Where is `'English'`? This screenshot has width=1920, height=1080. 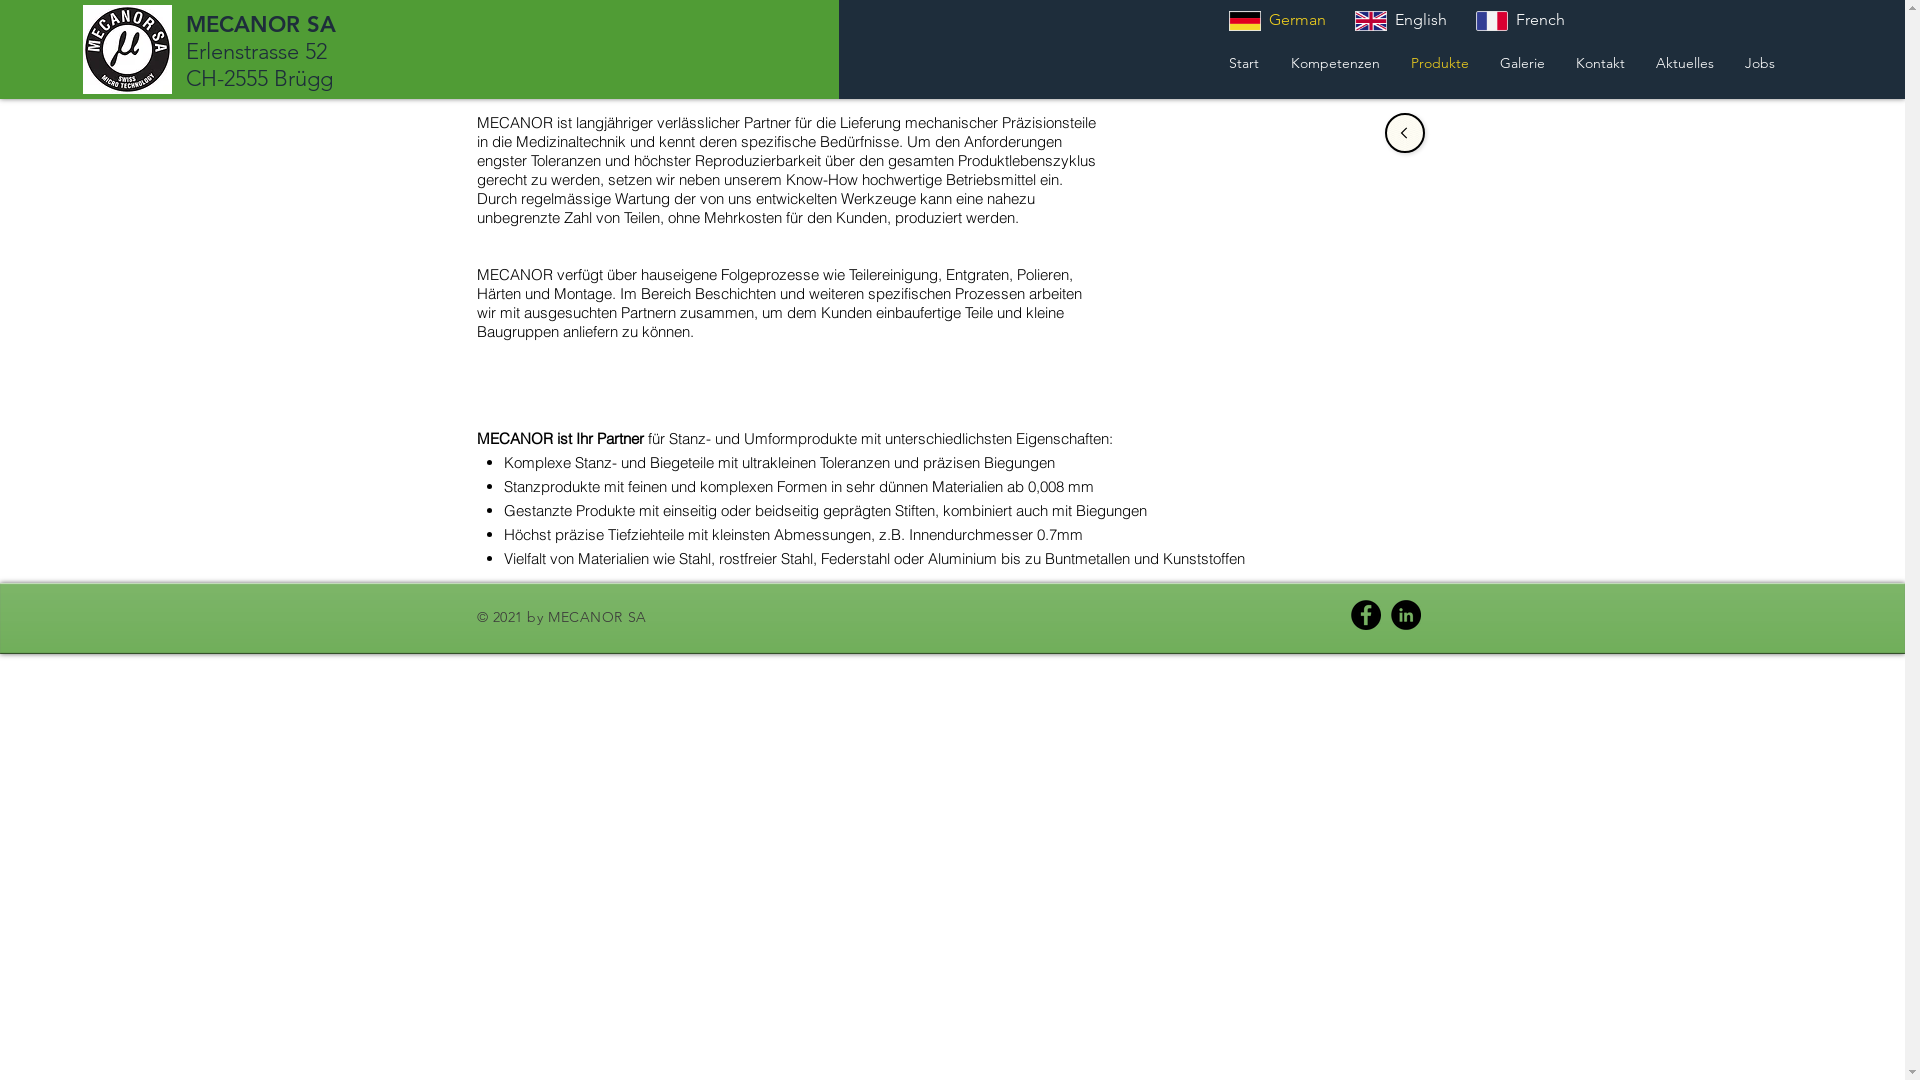 'English' is located at coordinates (1399, 20).